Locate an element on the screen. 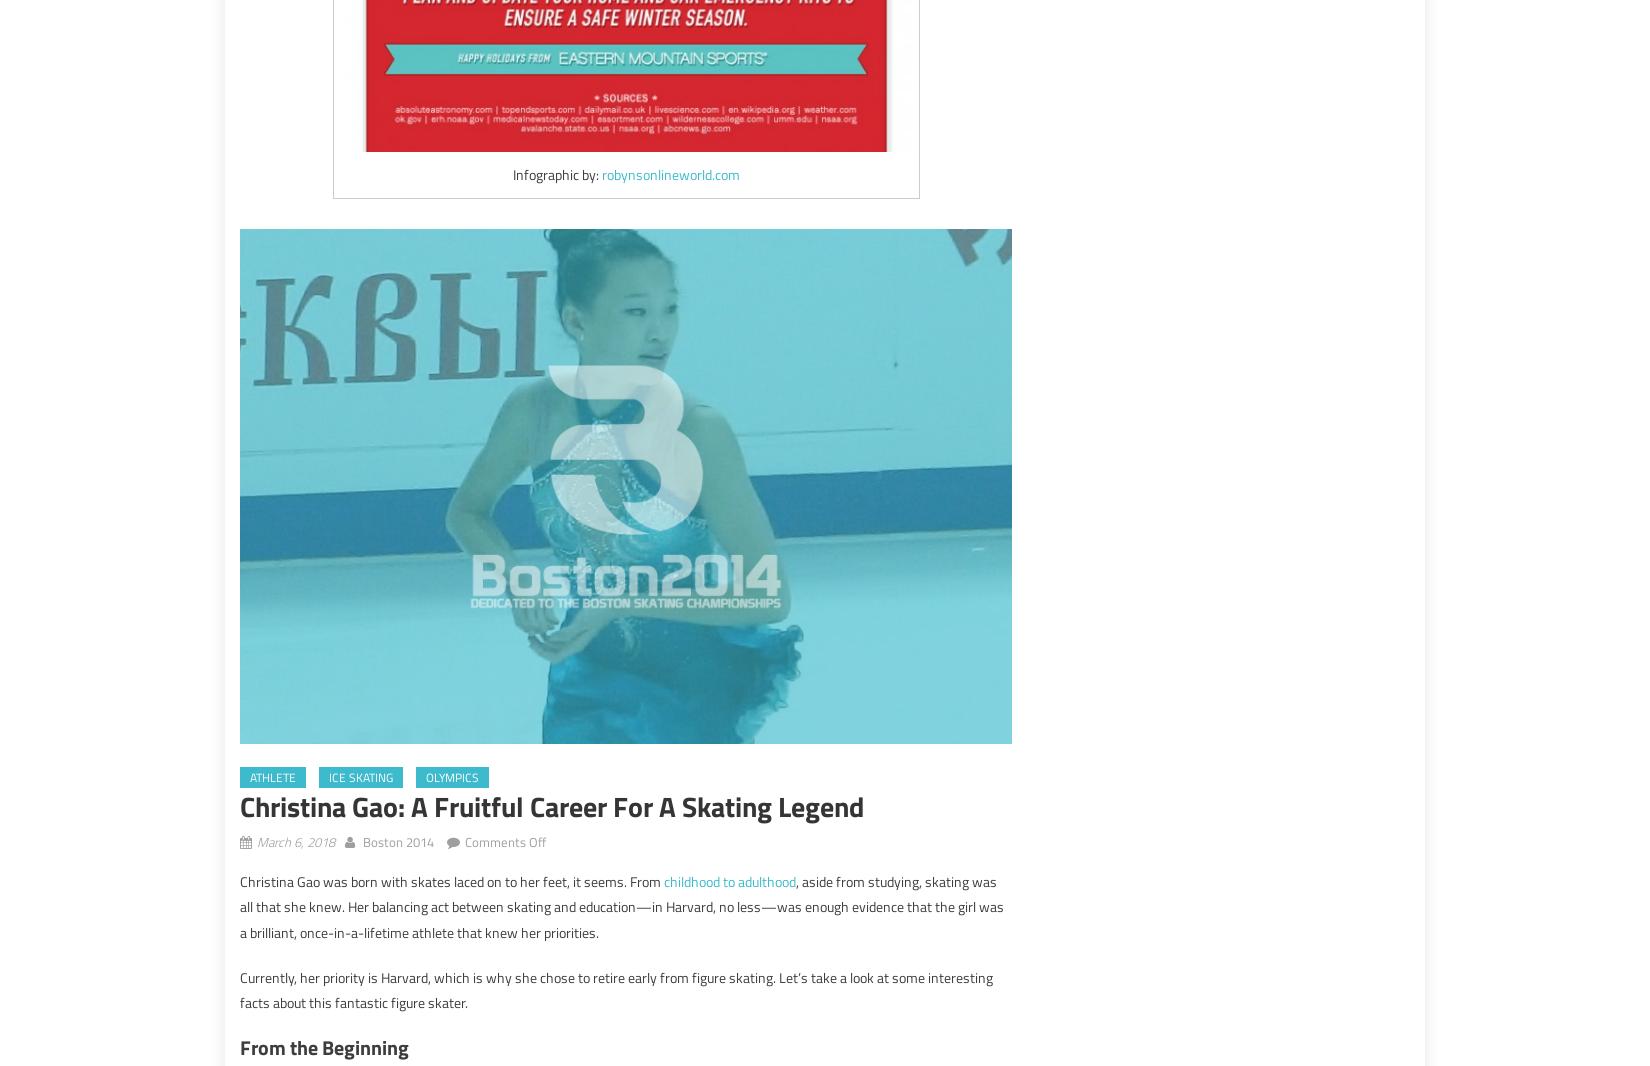 This screenshot has width=1650, height=1066. 'Olympics' is located at coordinates (451, 775).